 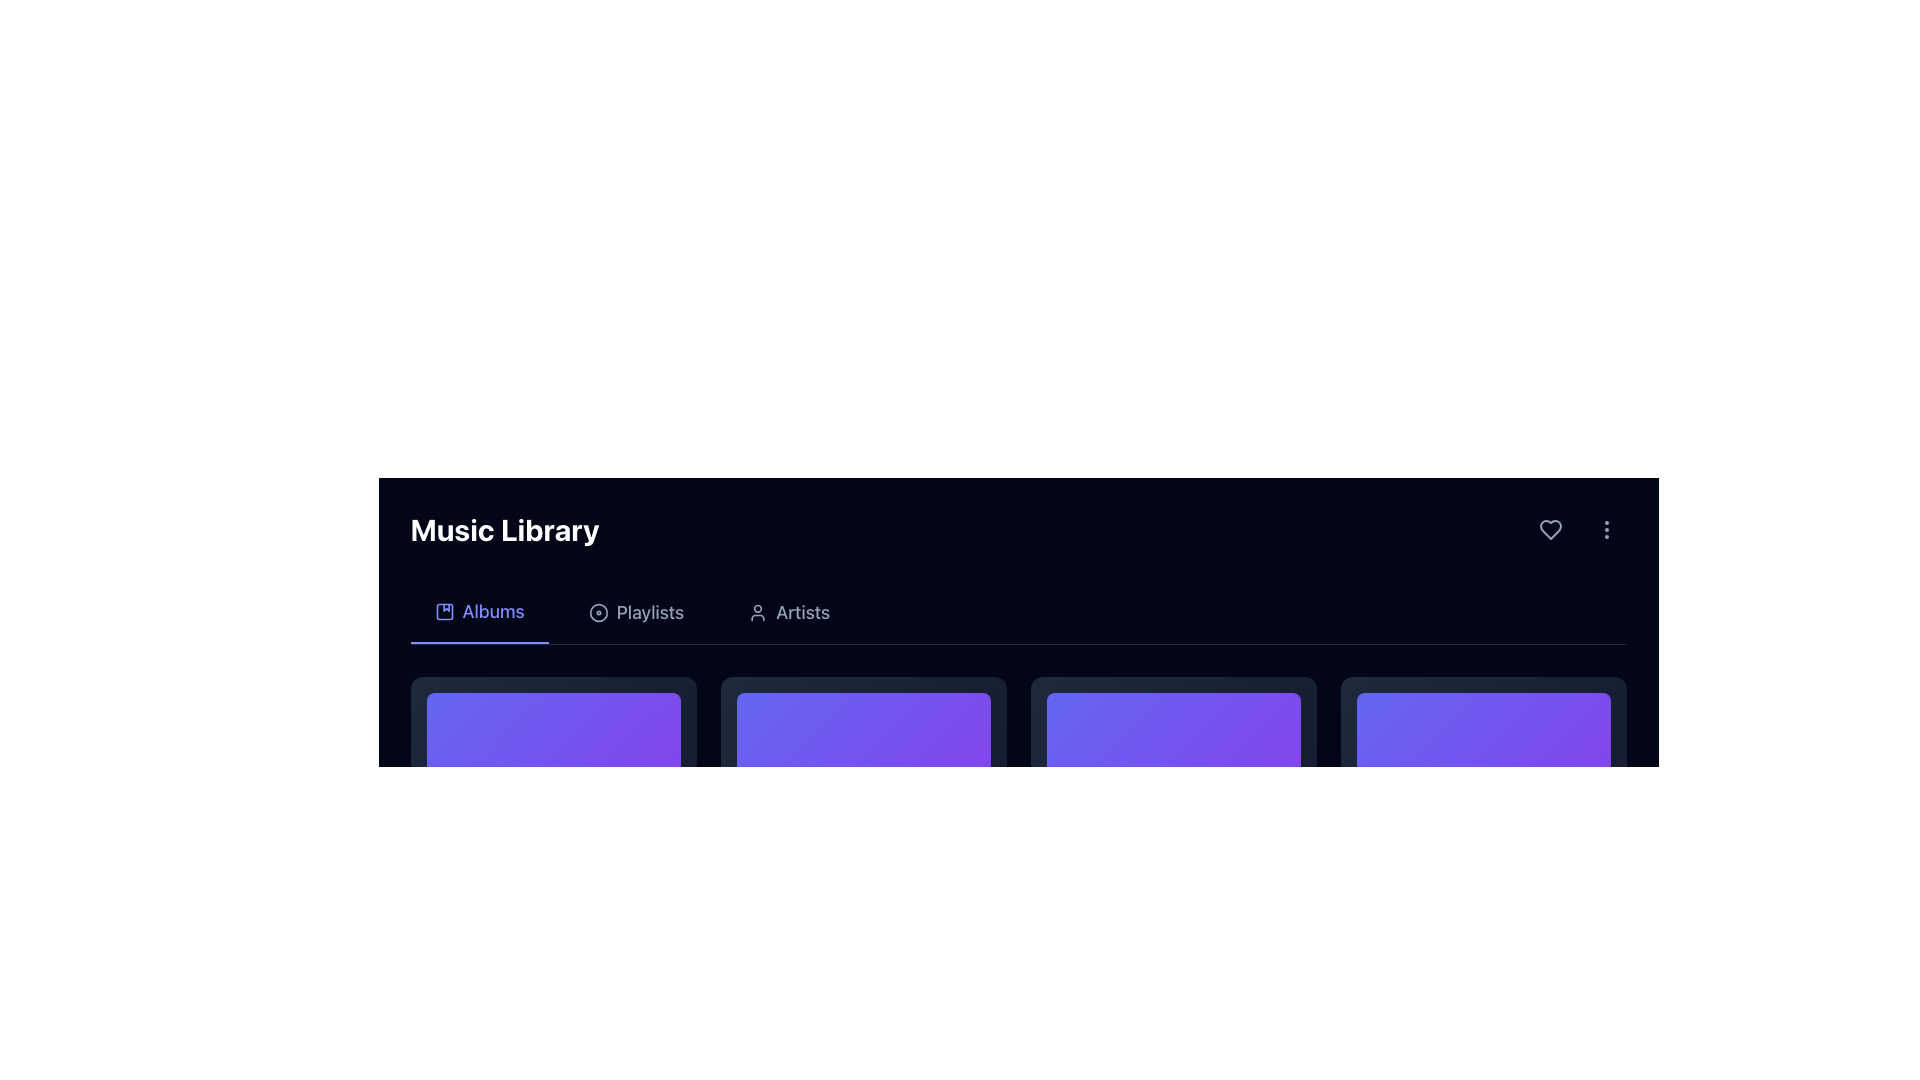 What do you see at coordinates (478, 612) in the screenshot?
I see `the 'Albums' button in the navigation bar, which is the first button among three options, to trigger potential visual feedback` at bounding box center [478, 612].